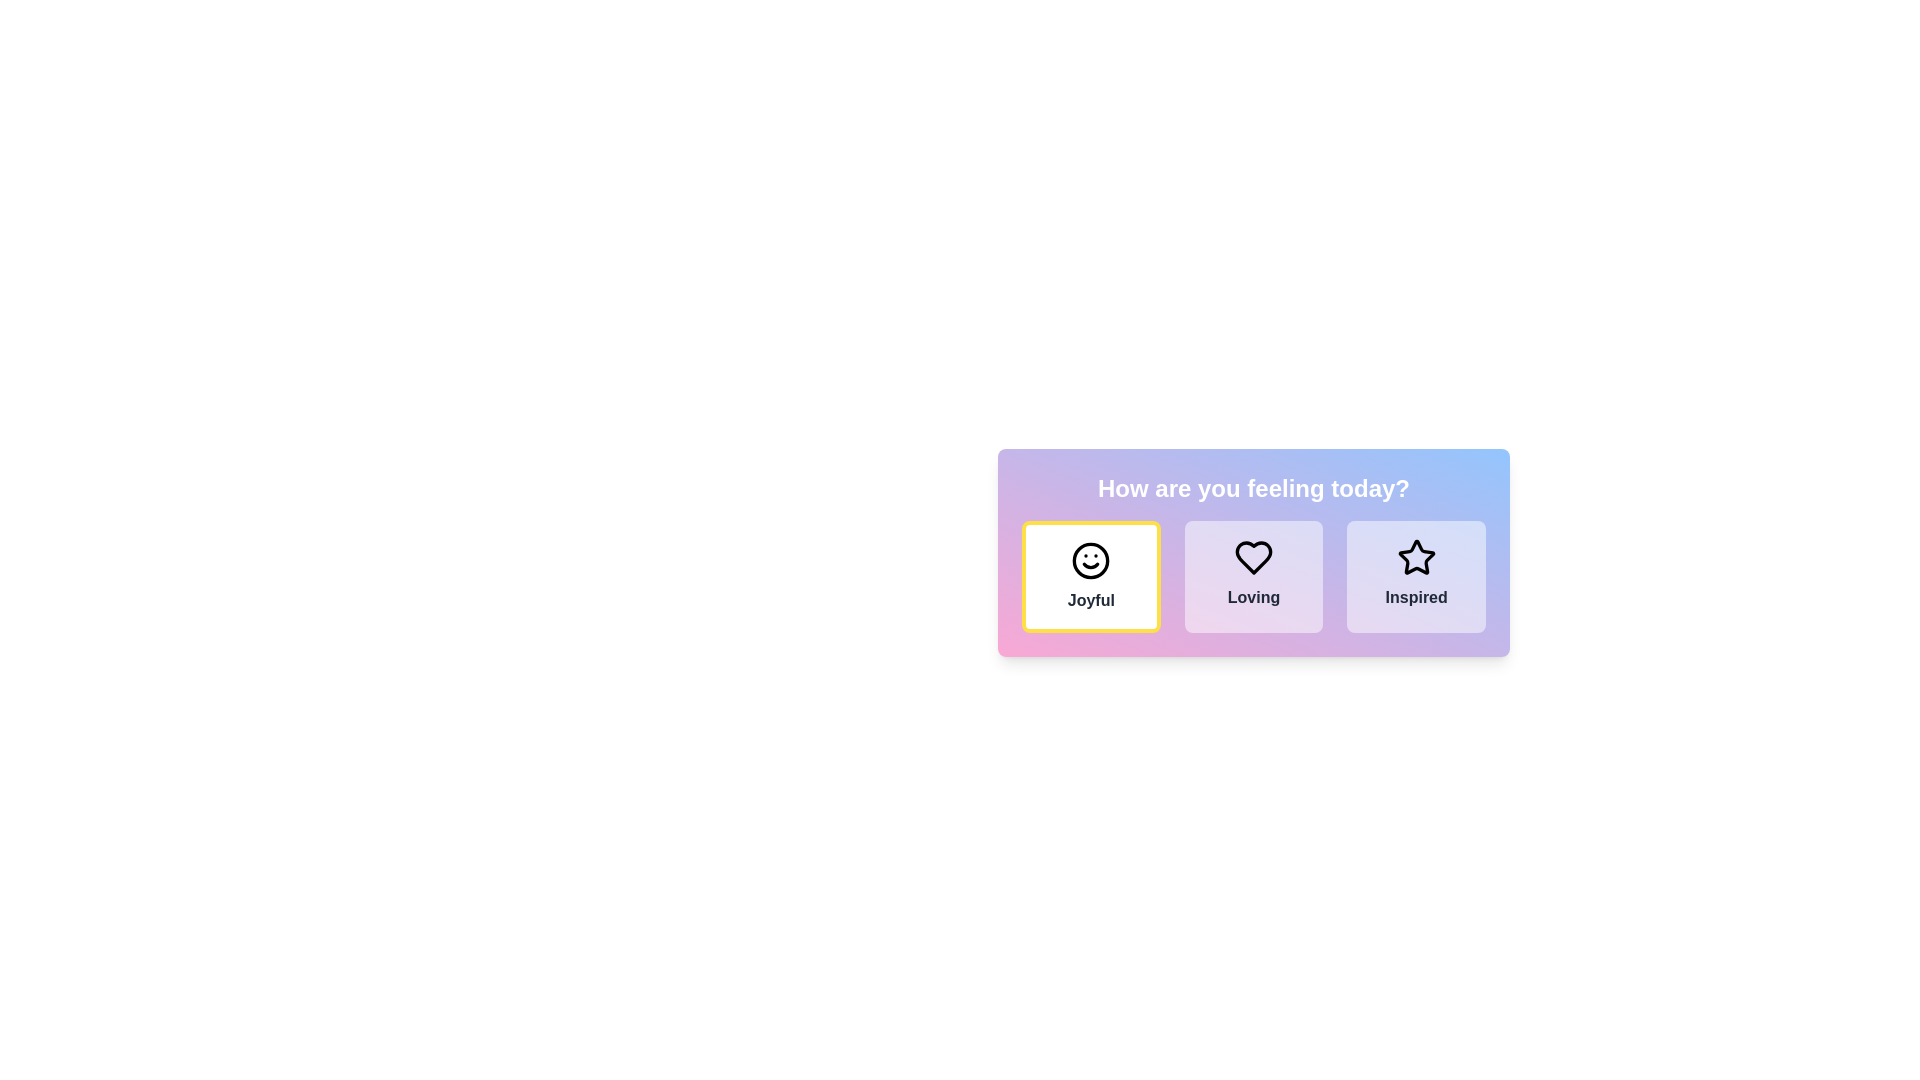 The image size is (1920, 1080). What do you see at coordinates (1415, 596) in the screenshot?
I see `the 'Inspired' emotion text label located below the star icon in the emotion selection interface` at bounding box center [1415, 596].